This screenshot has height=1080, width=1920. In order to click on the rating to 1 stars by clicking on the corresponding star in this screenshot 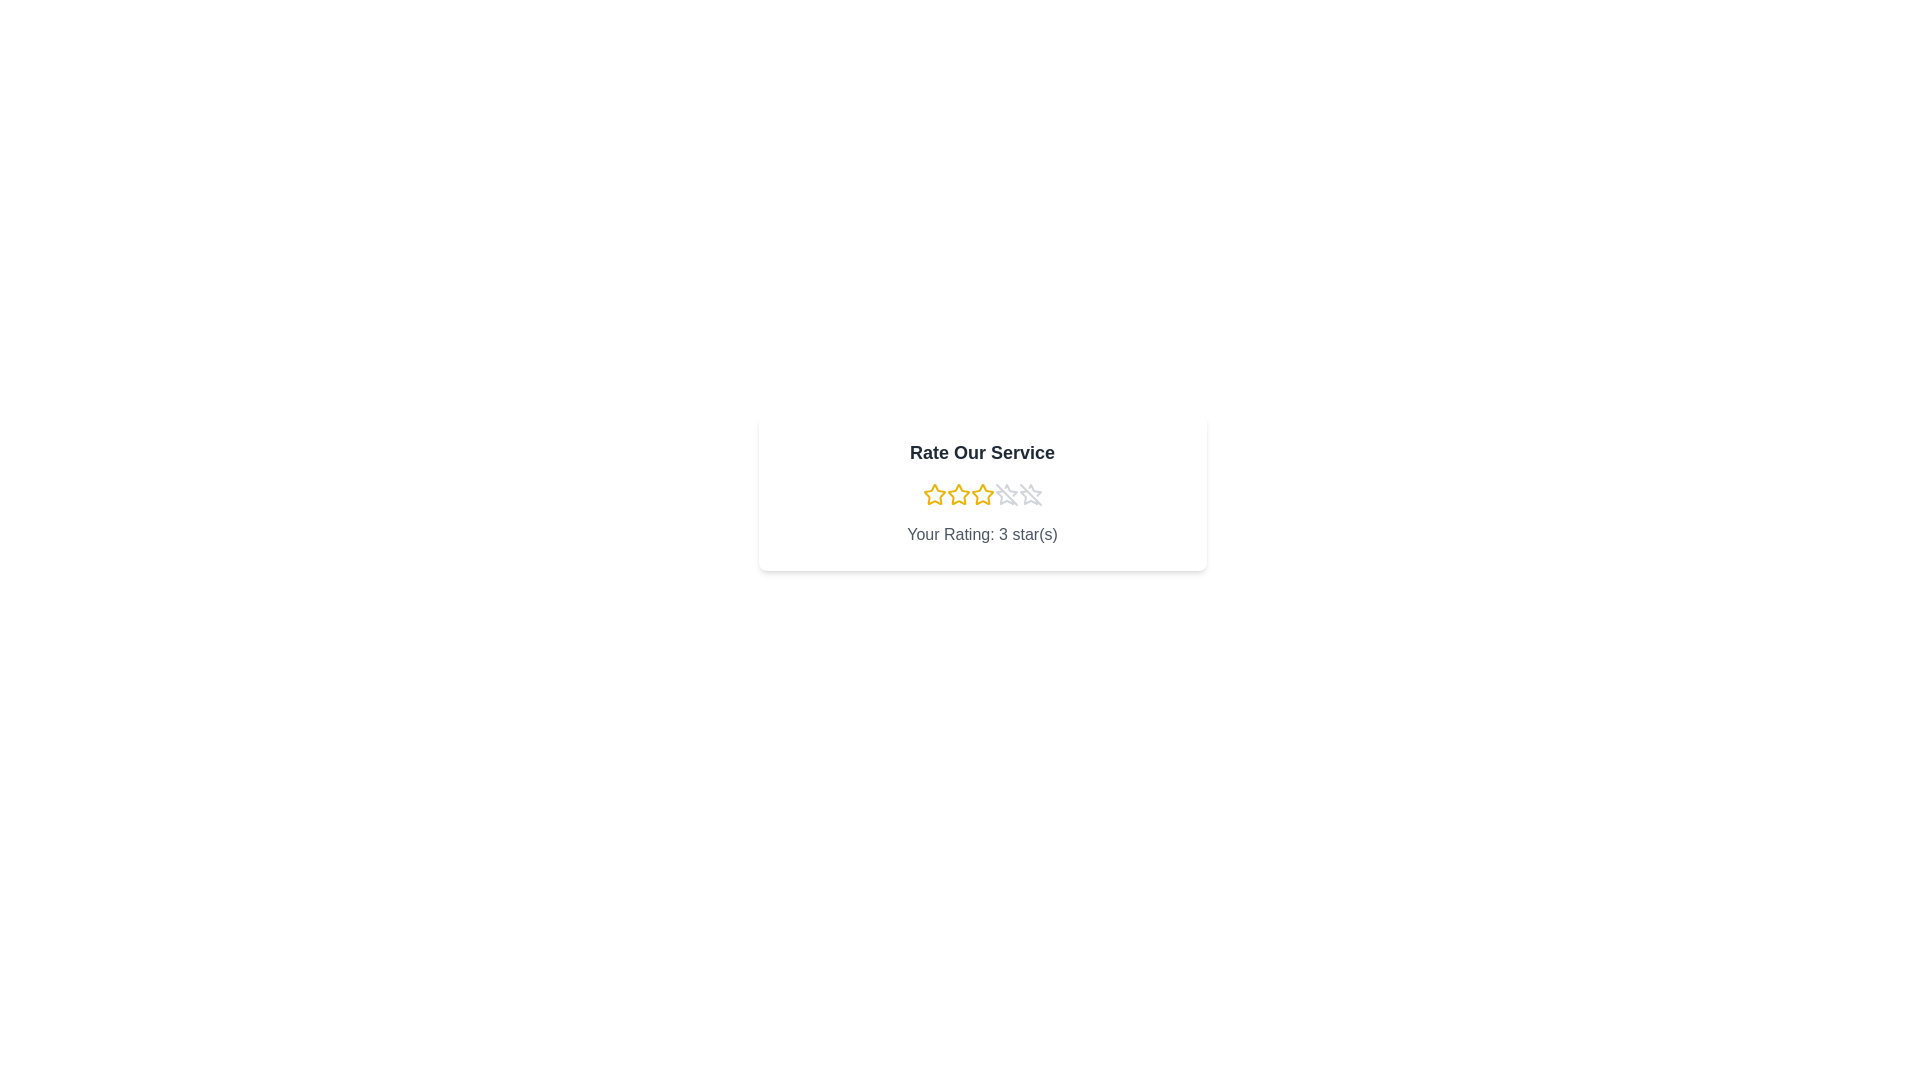, I will do `click(933, 494)`.